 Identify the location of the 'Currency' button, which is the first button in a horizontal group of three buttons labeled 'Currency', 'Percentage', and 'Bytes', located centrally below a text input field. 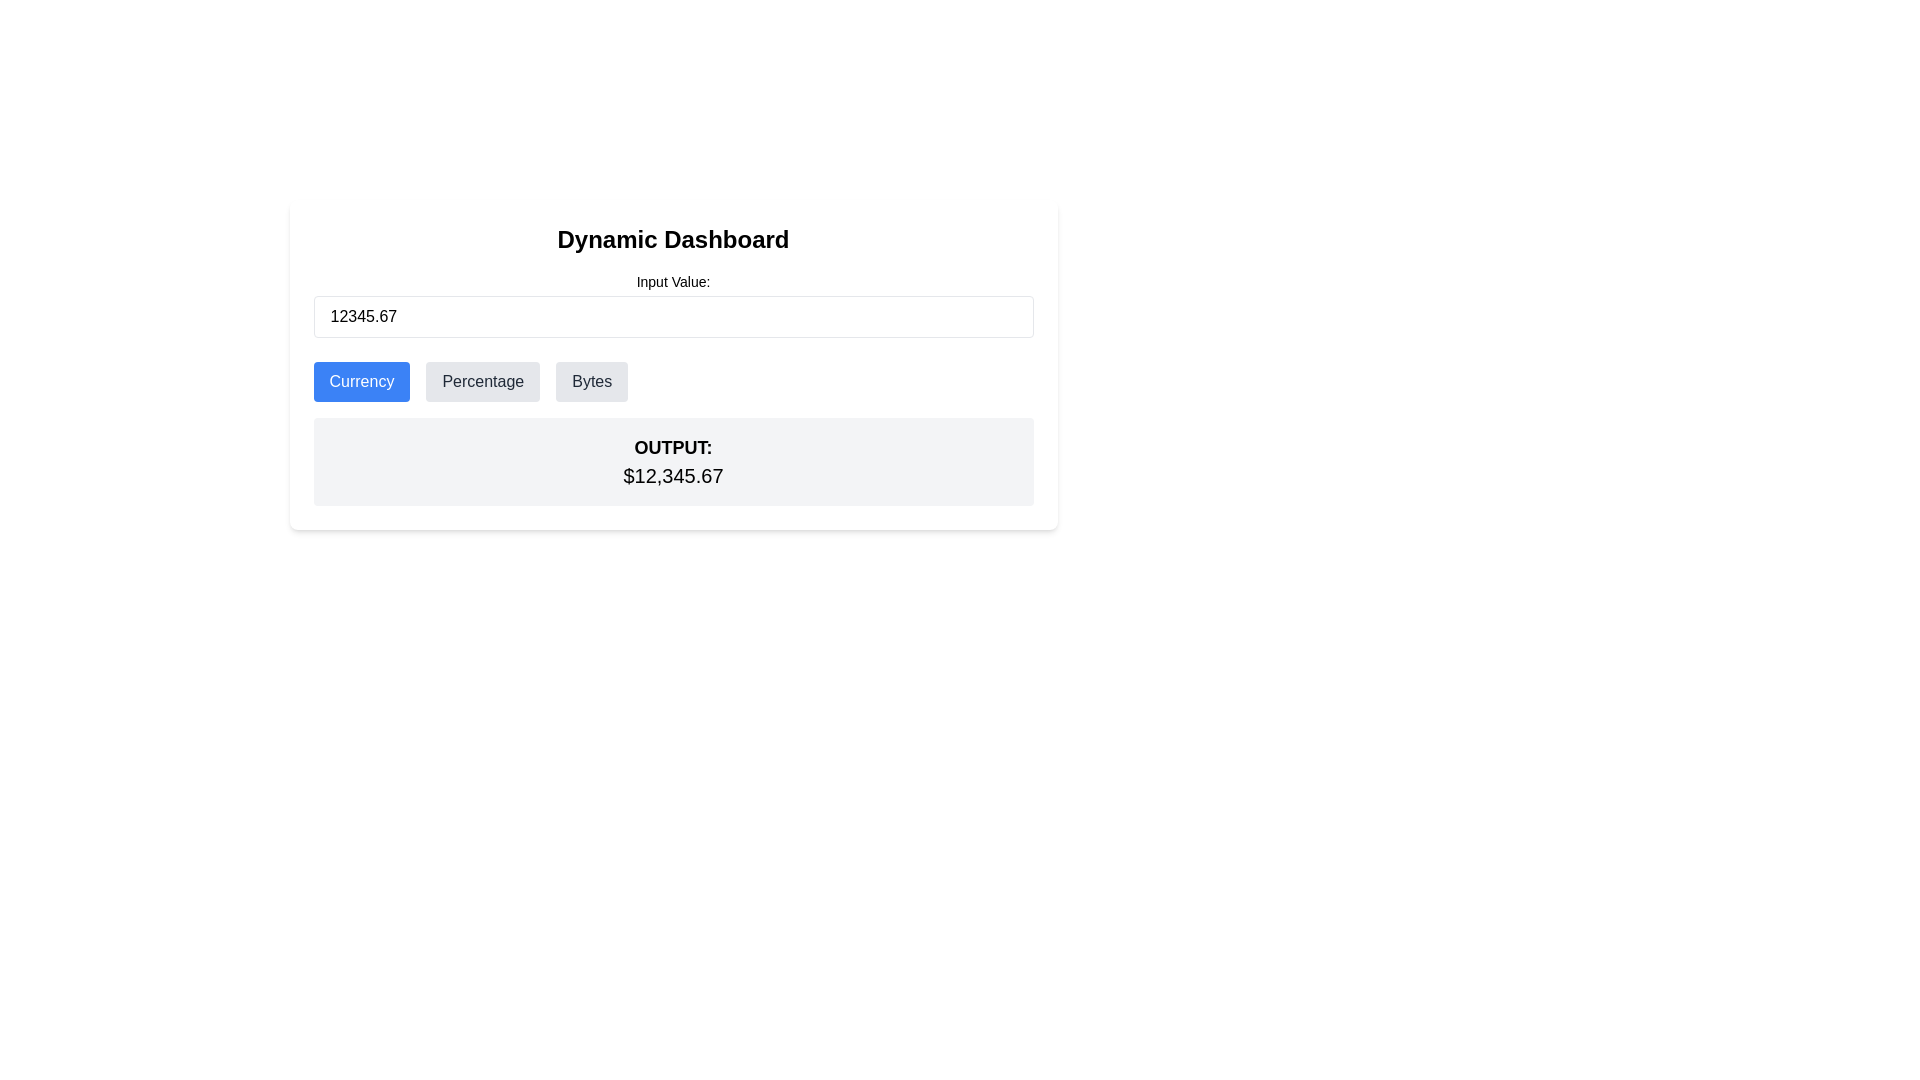
(361, 381).